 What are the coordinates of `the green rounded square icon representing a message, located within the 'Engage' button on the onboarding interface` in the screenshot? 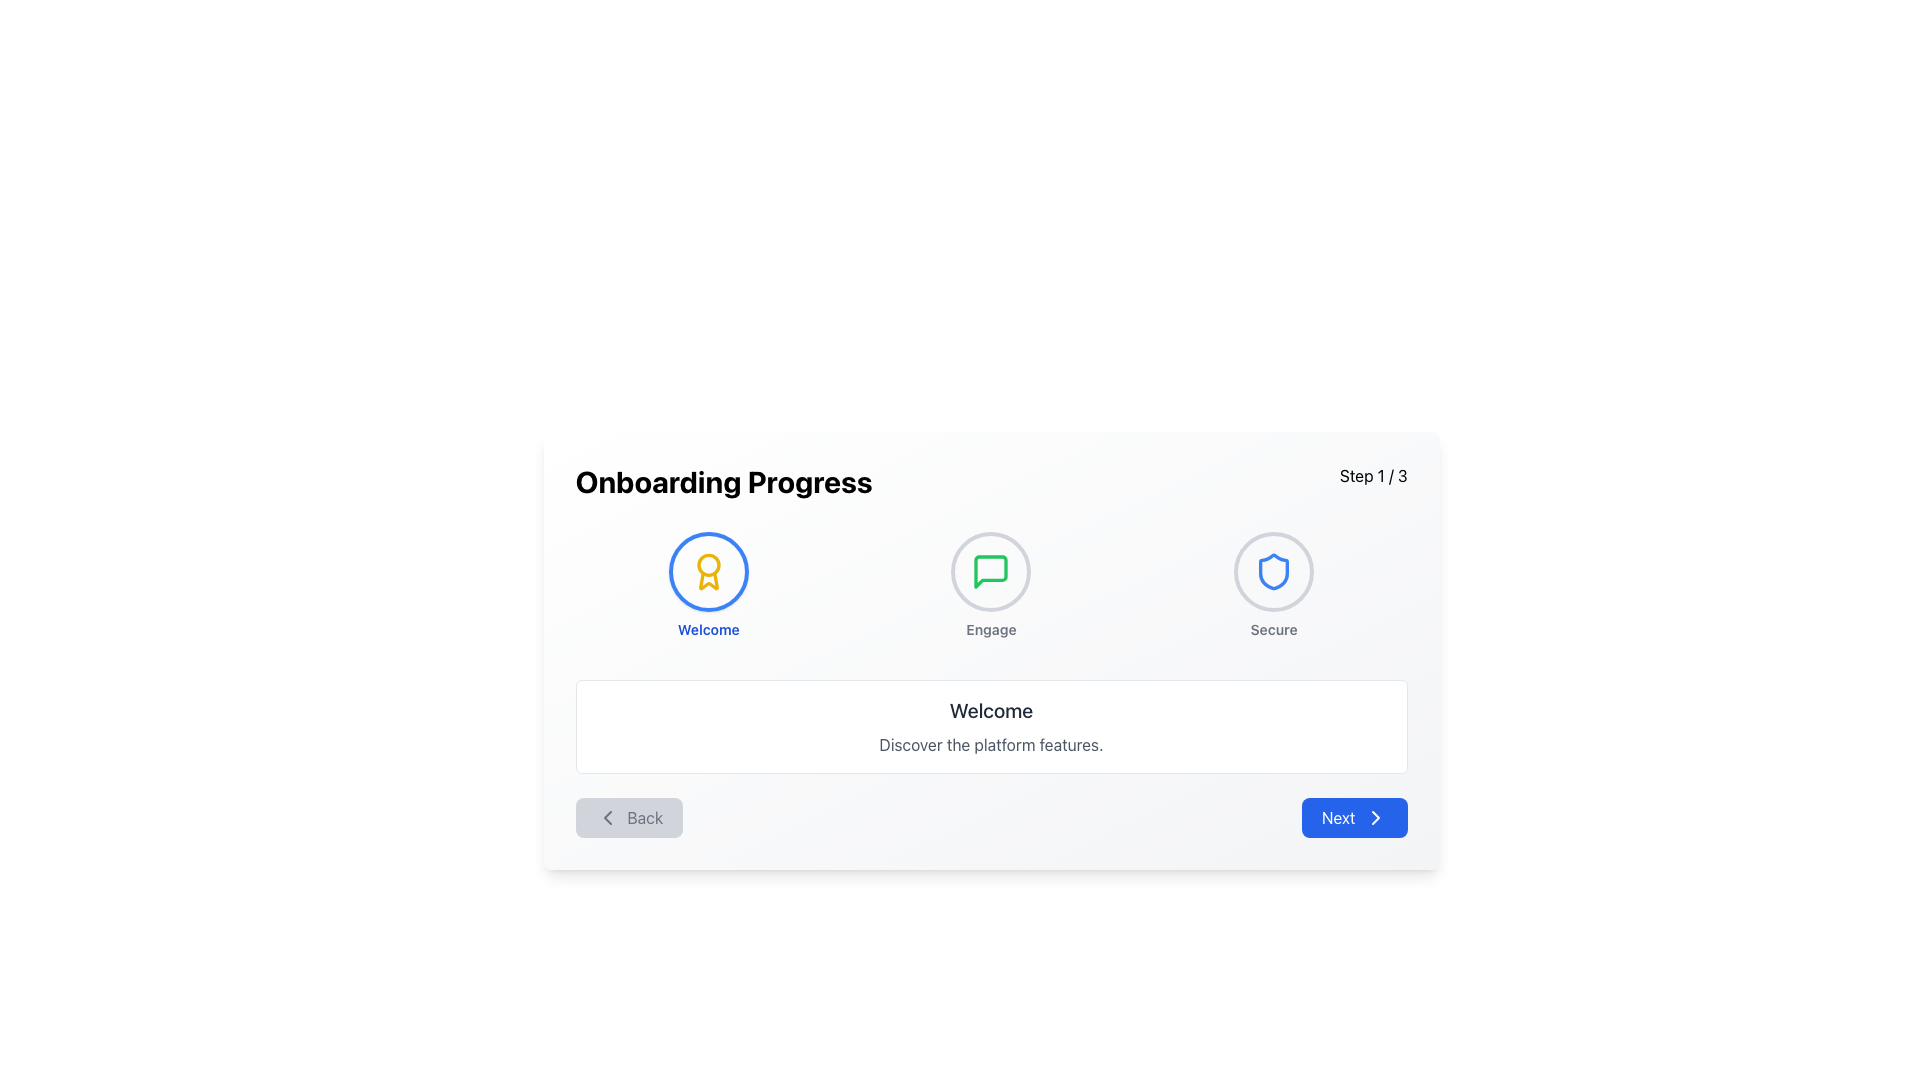 It's located at (991, 571).